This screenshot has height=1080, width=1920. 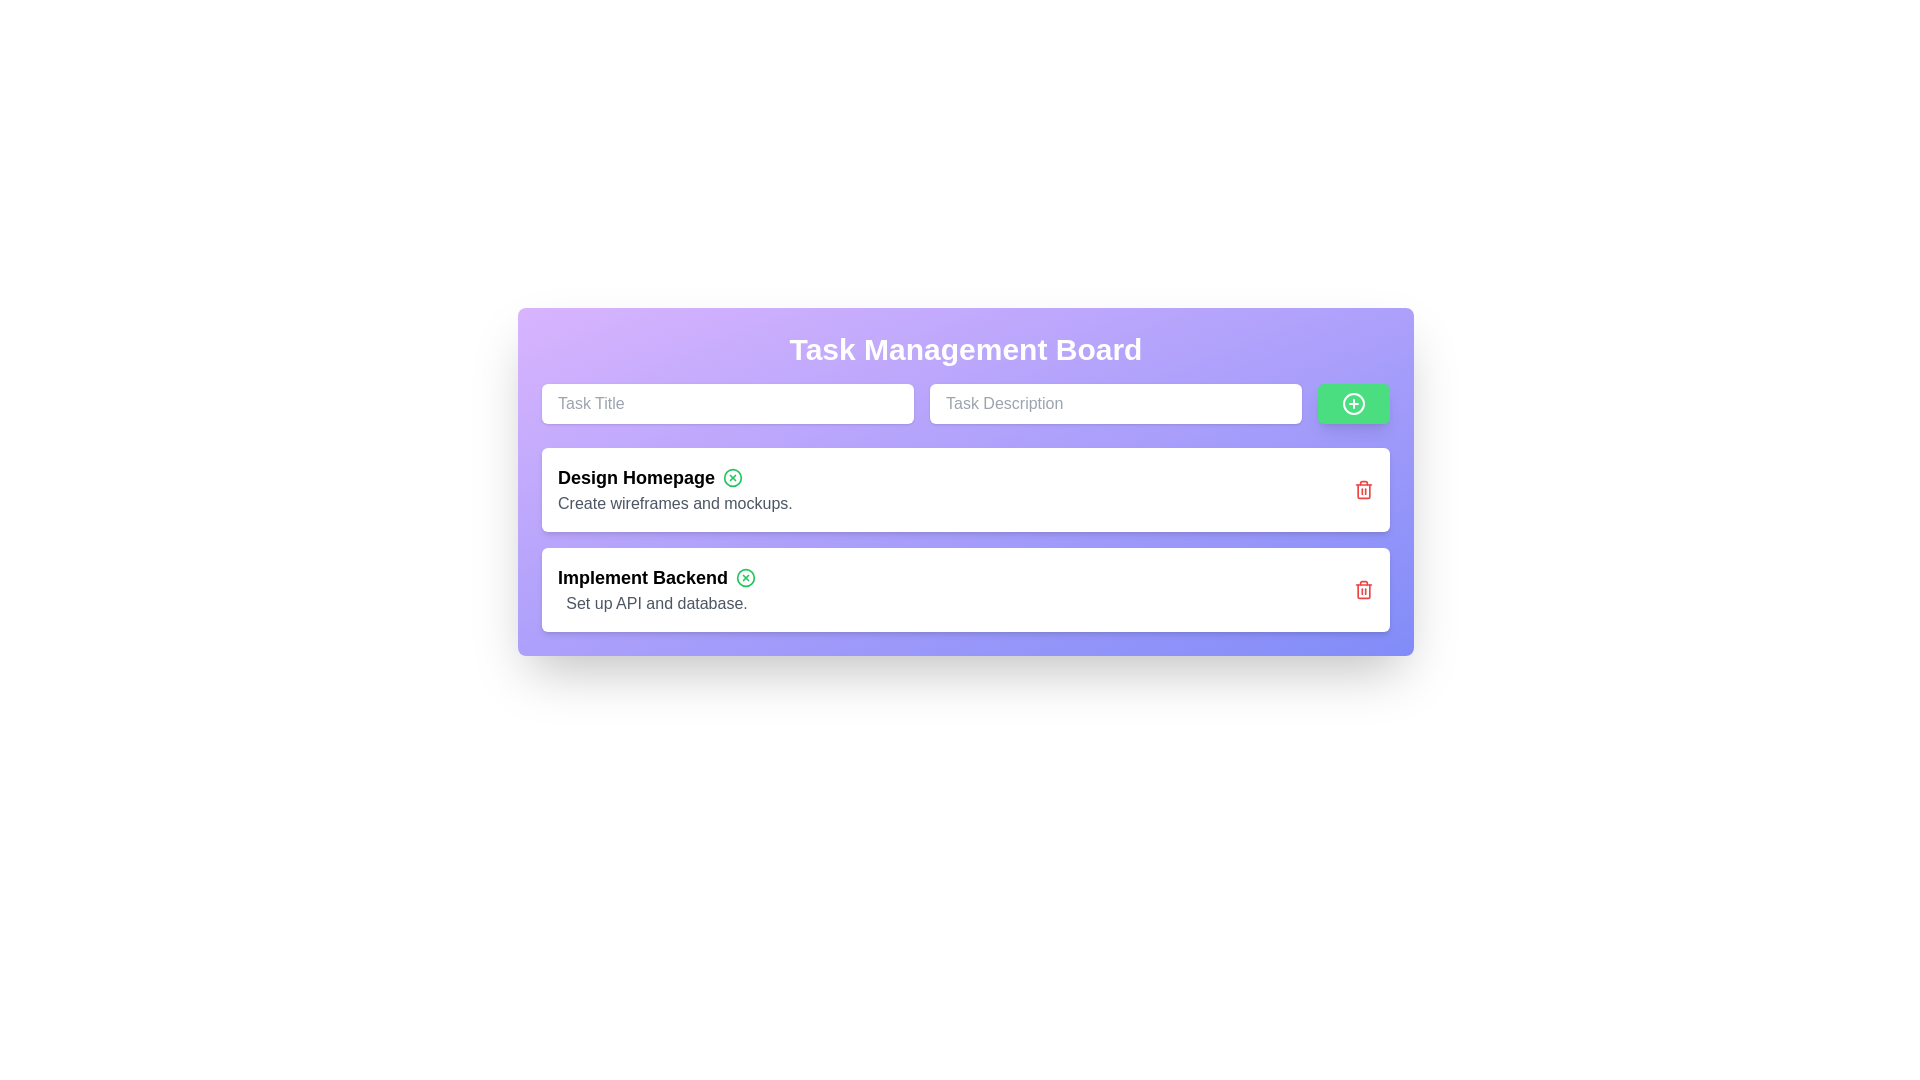 What do you see at coordinates (745, 578) in the screenshot?
I see `the SVG circle element that represents the delete button for the task 'Implement Backend' located in the top-right part of the section` at bounding box center [745, 578].